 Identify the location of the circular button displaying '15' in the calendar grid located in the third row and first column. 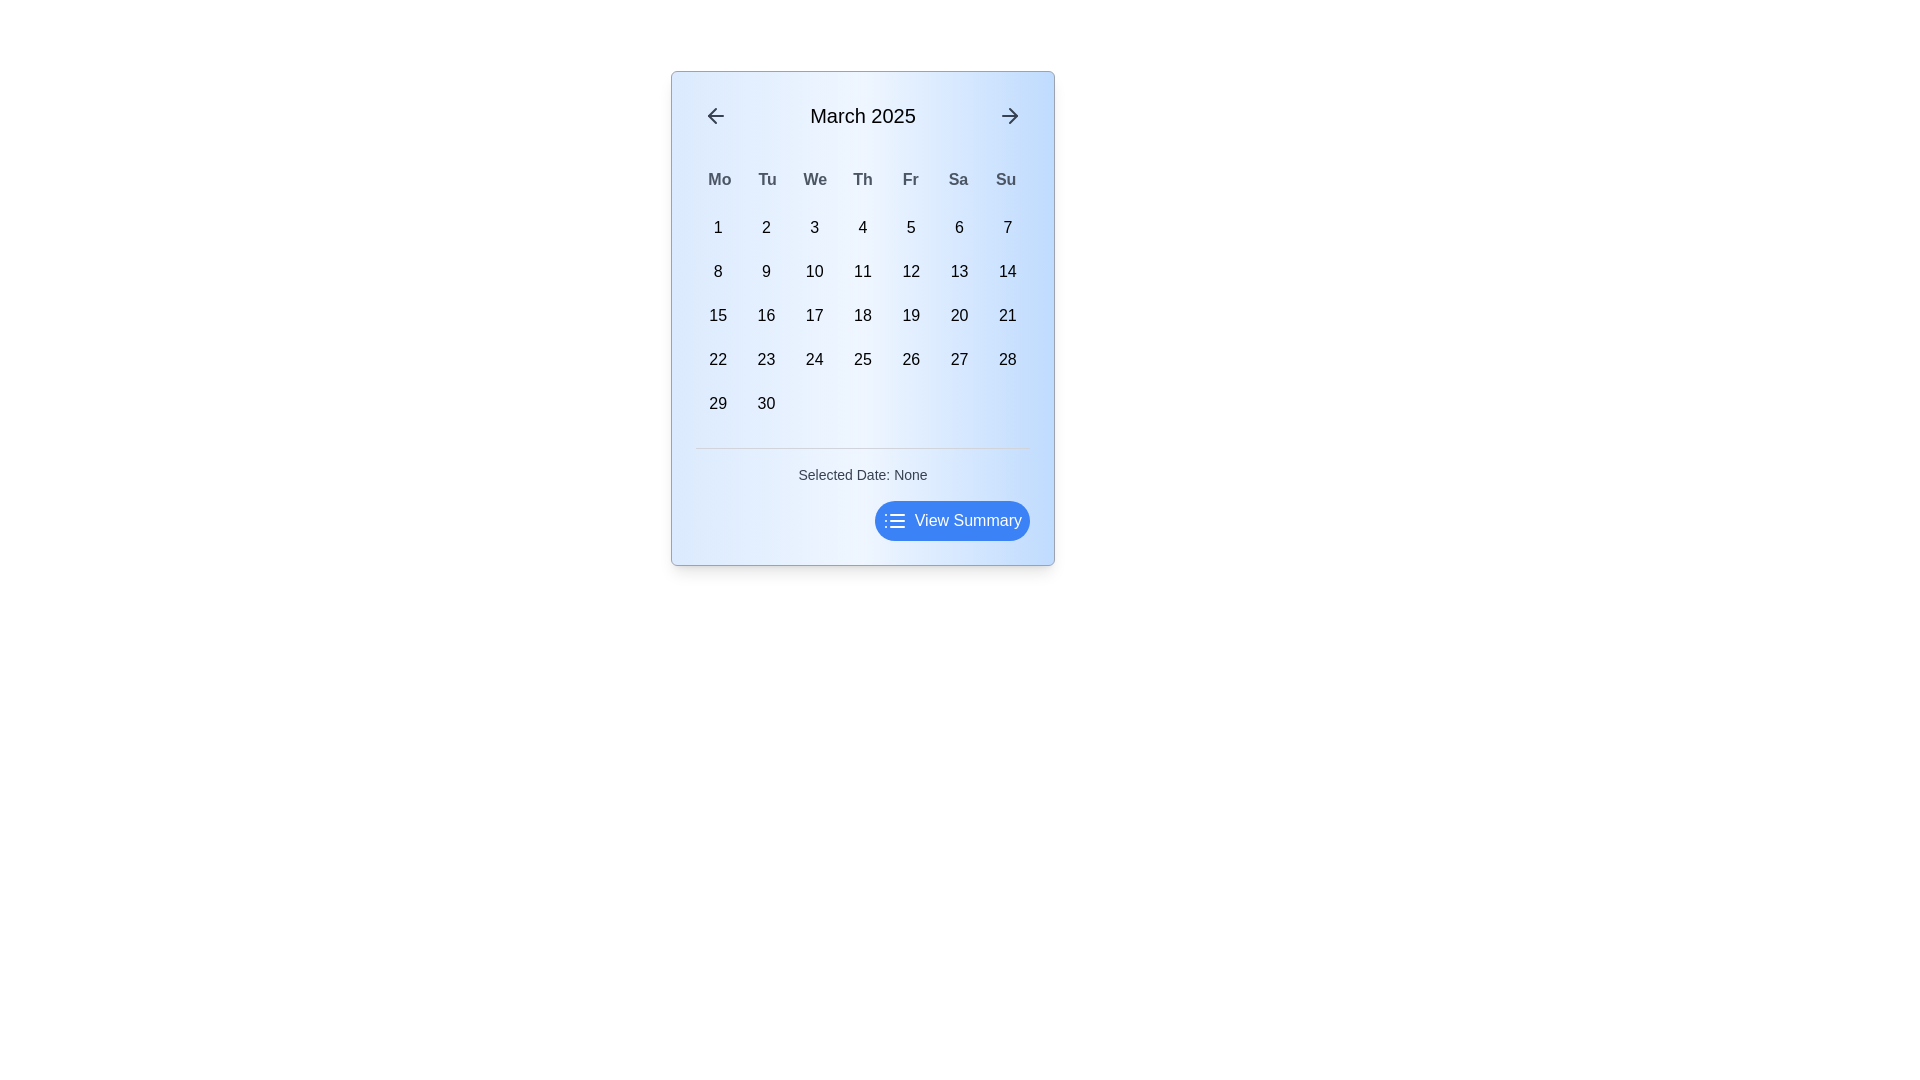
(718, 315).